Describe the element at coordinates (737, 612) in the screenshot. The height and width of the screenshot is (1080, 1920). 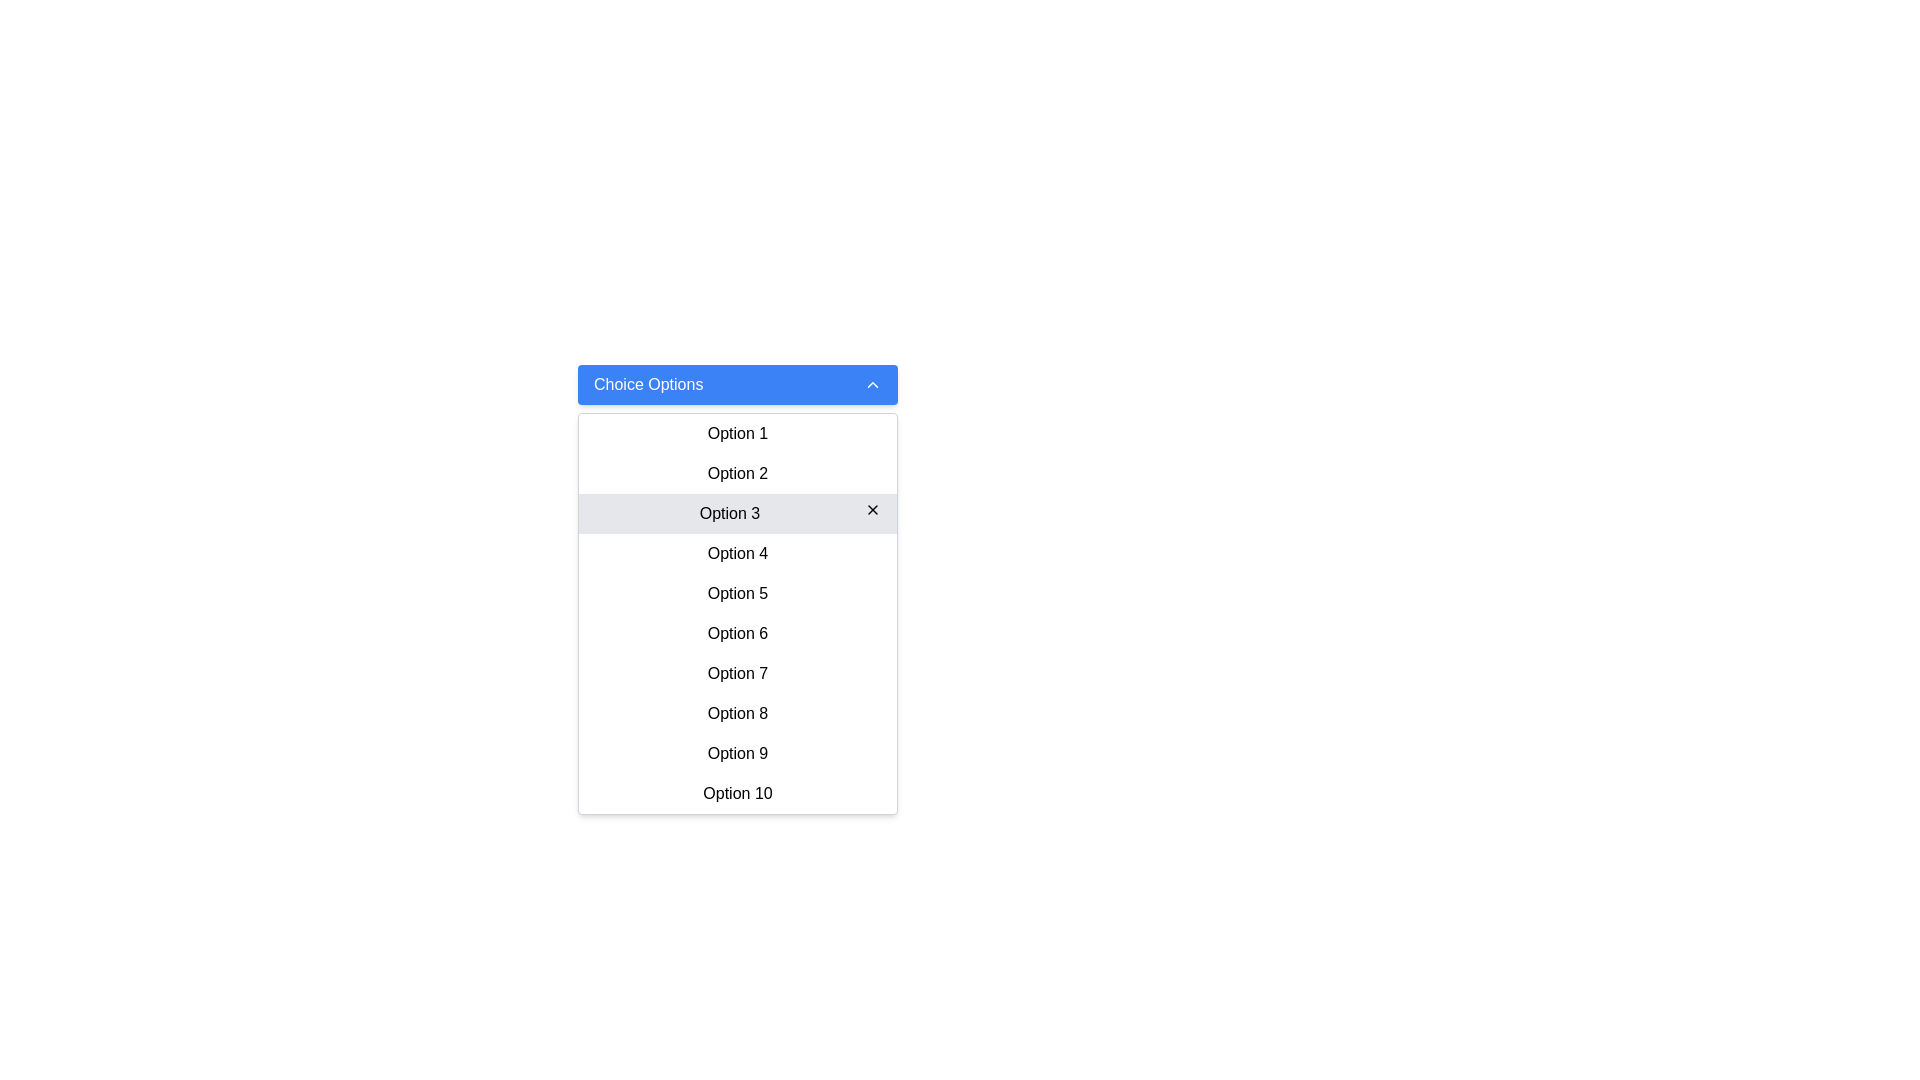
I see `the 'Option 6' item in the dropdown menu titled 'Choice Options'` at that location.